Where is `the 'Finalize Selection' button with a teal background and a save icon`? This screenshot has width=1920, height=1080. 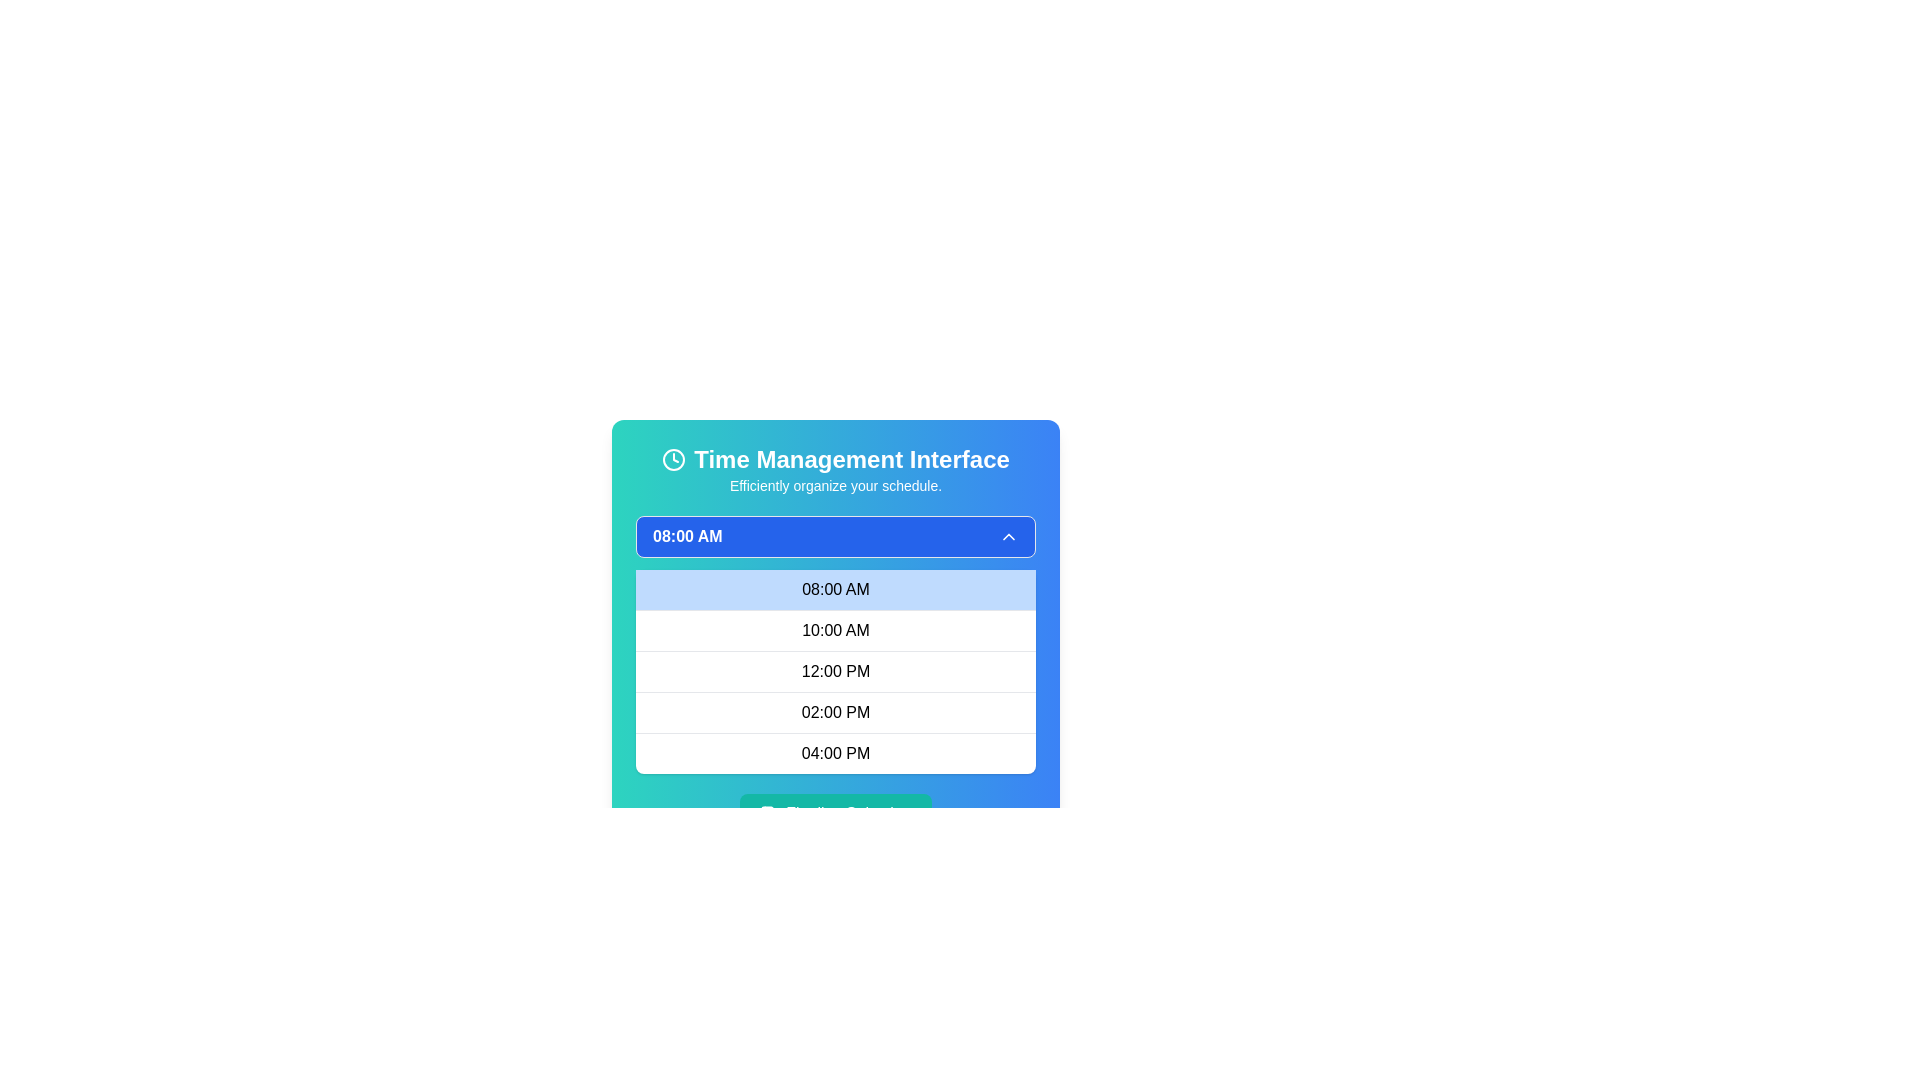
the 'Finalize Selection' button with a teal background and a save icon is located at coordinates (835, 813).